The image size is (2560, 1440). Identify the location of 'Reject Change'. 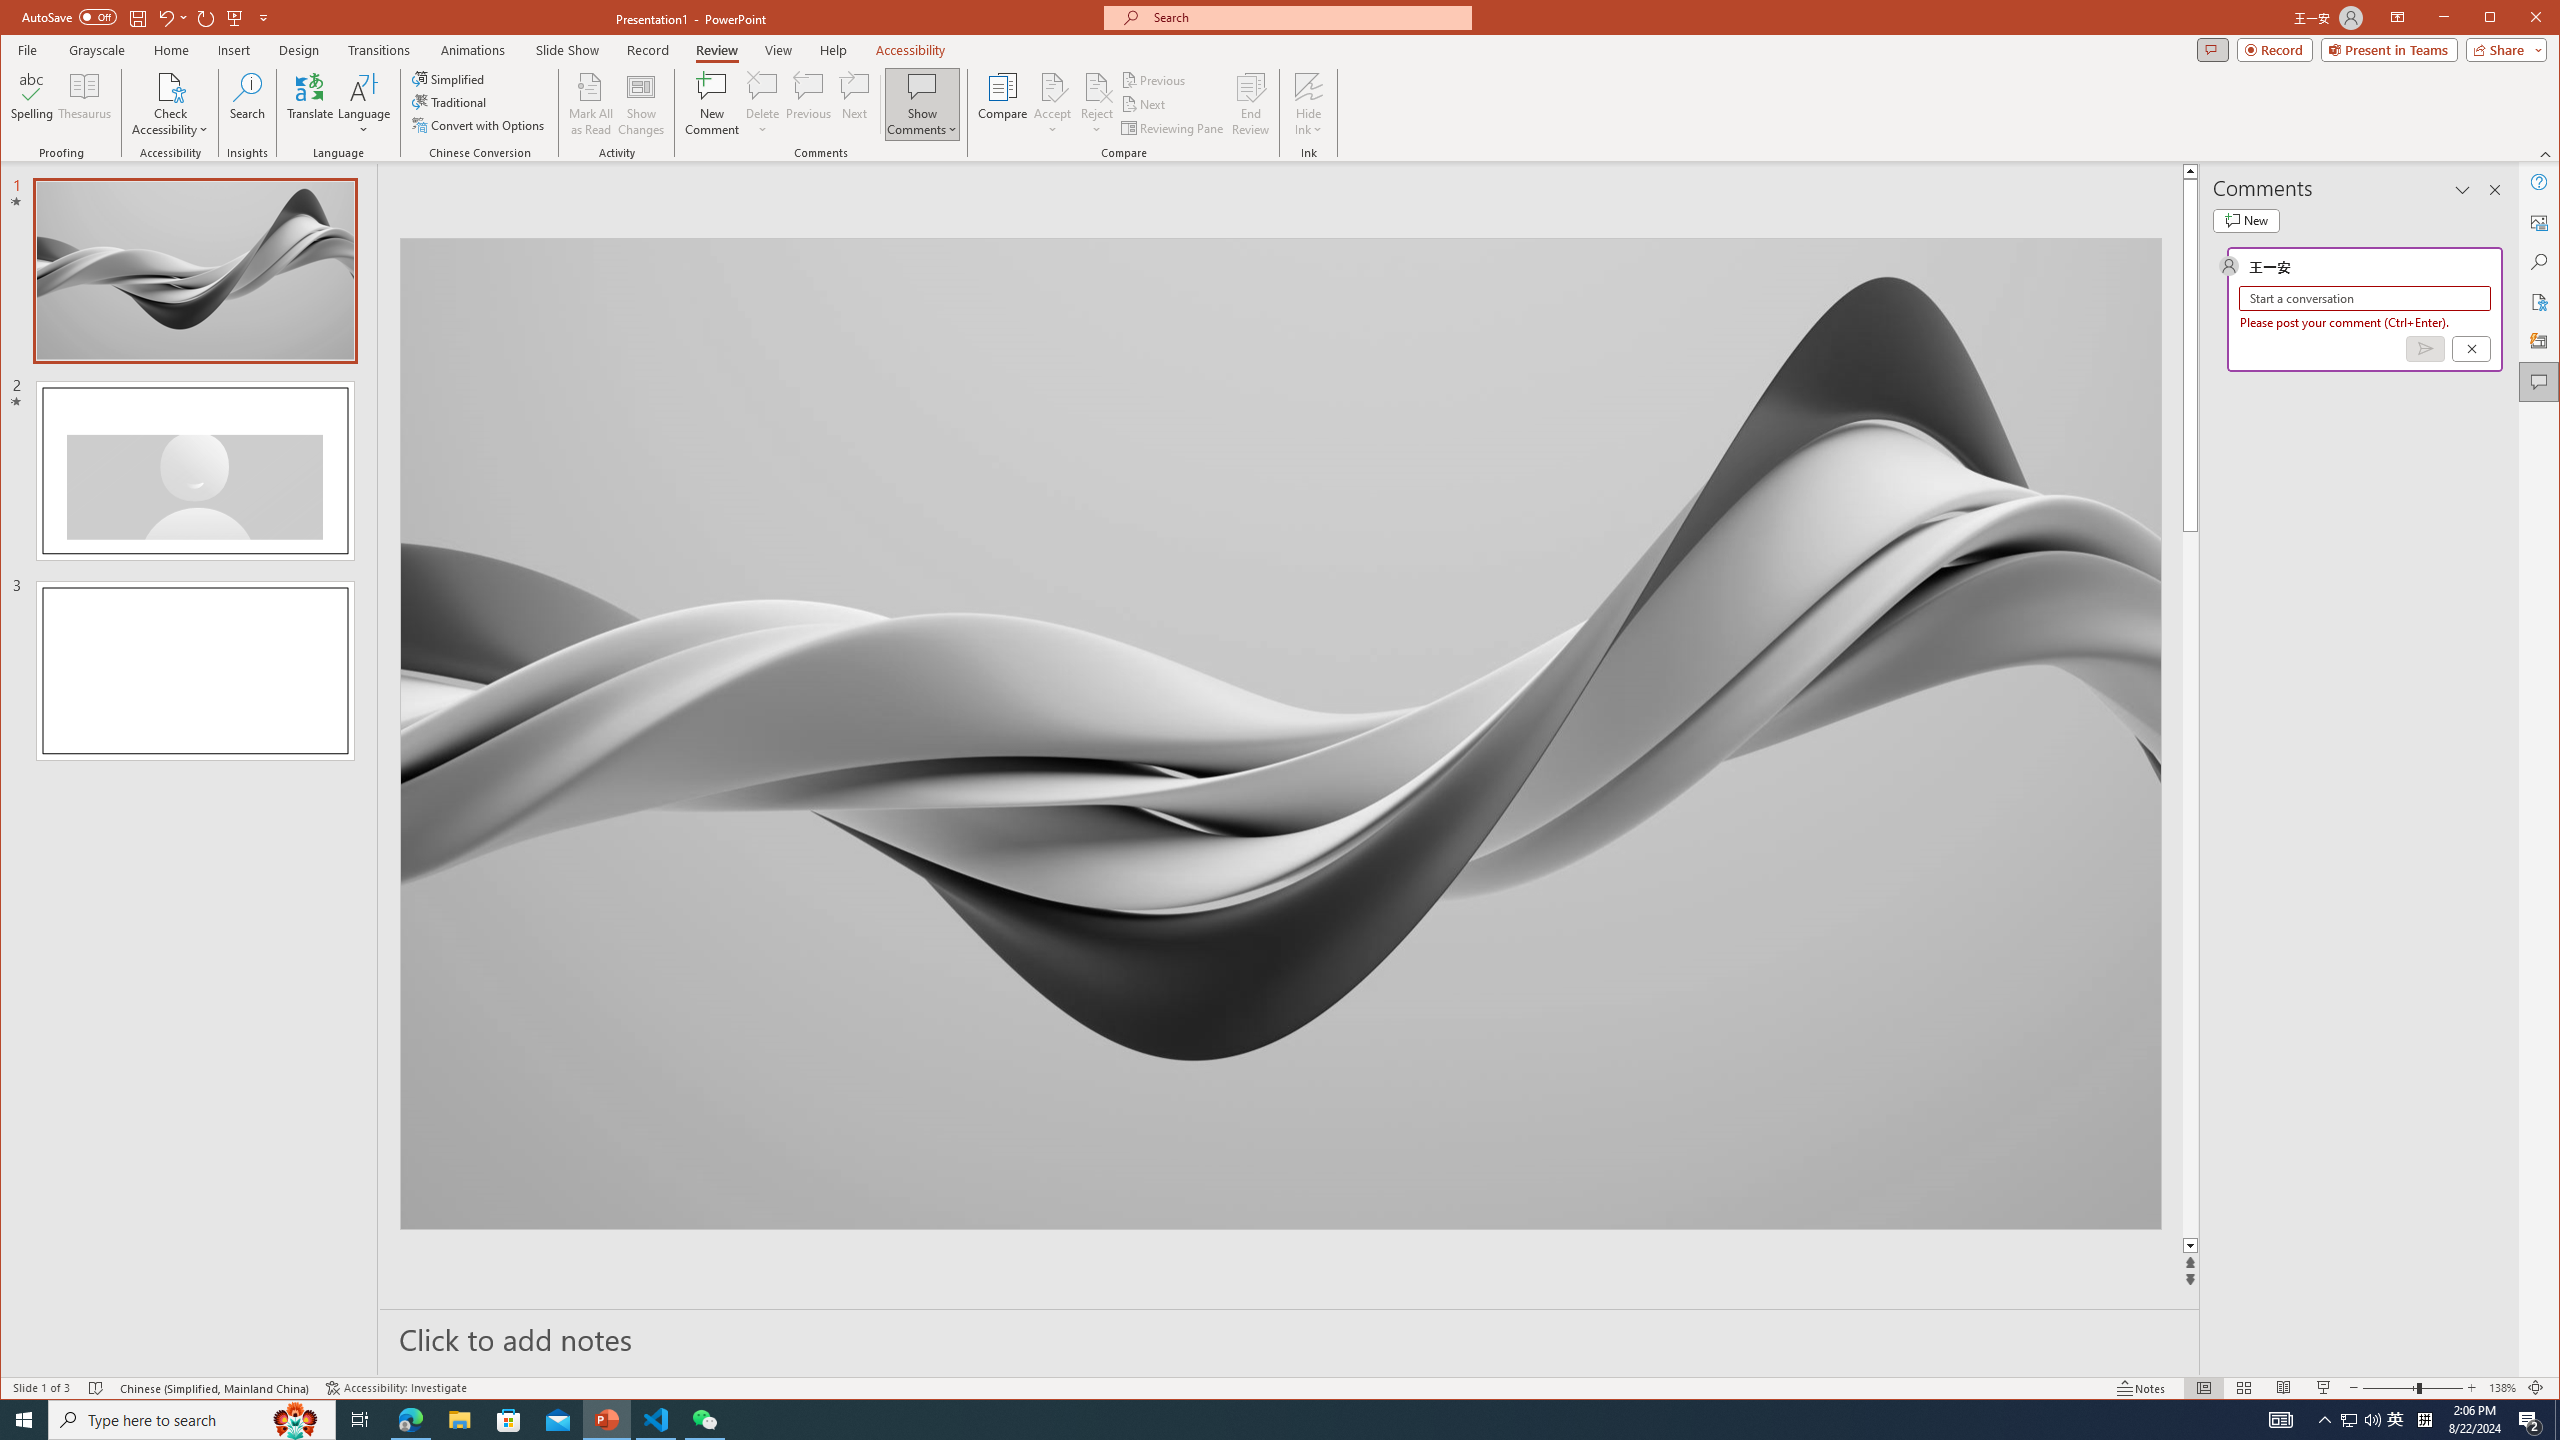
(1096, 85).